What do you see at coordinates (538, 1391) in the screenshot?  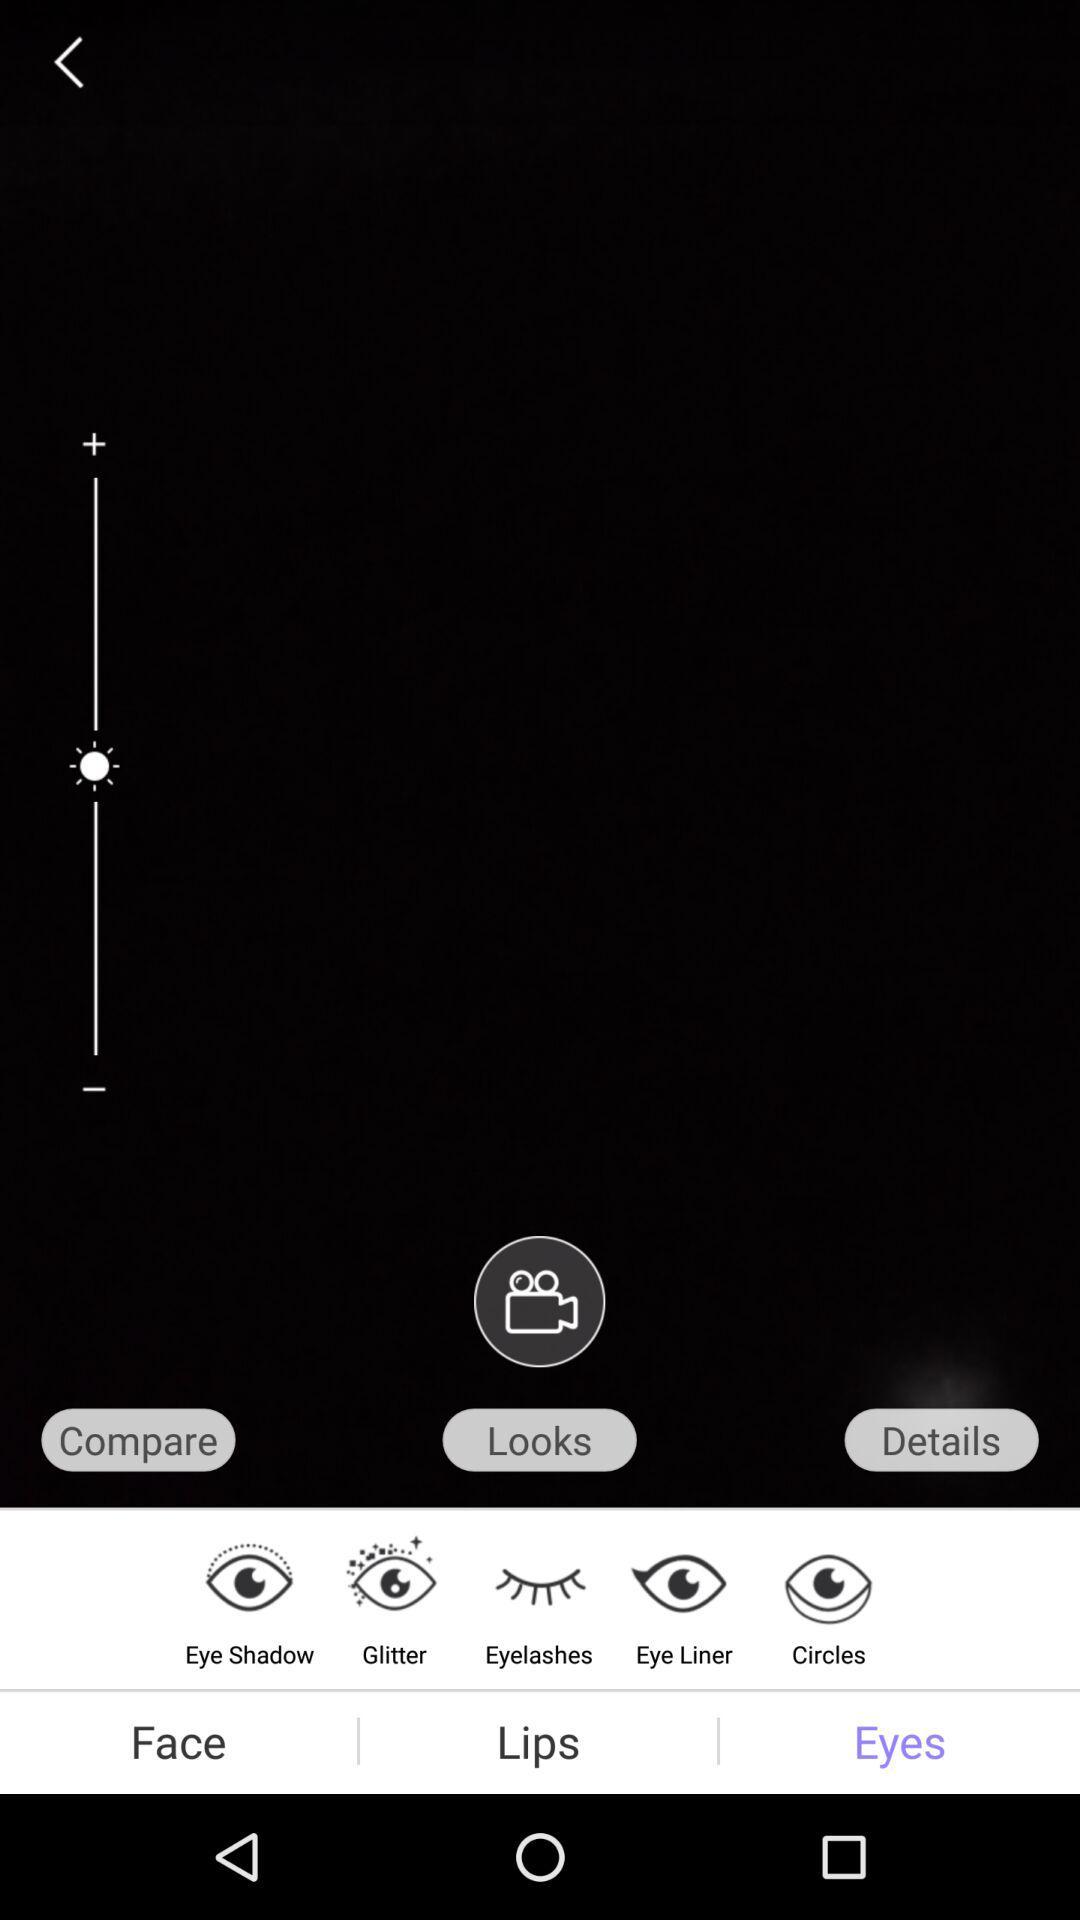 I see `the videocam icon` at bounding box center [538, 1391].